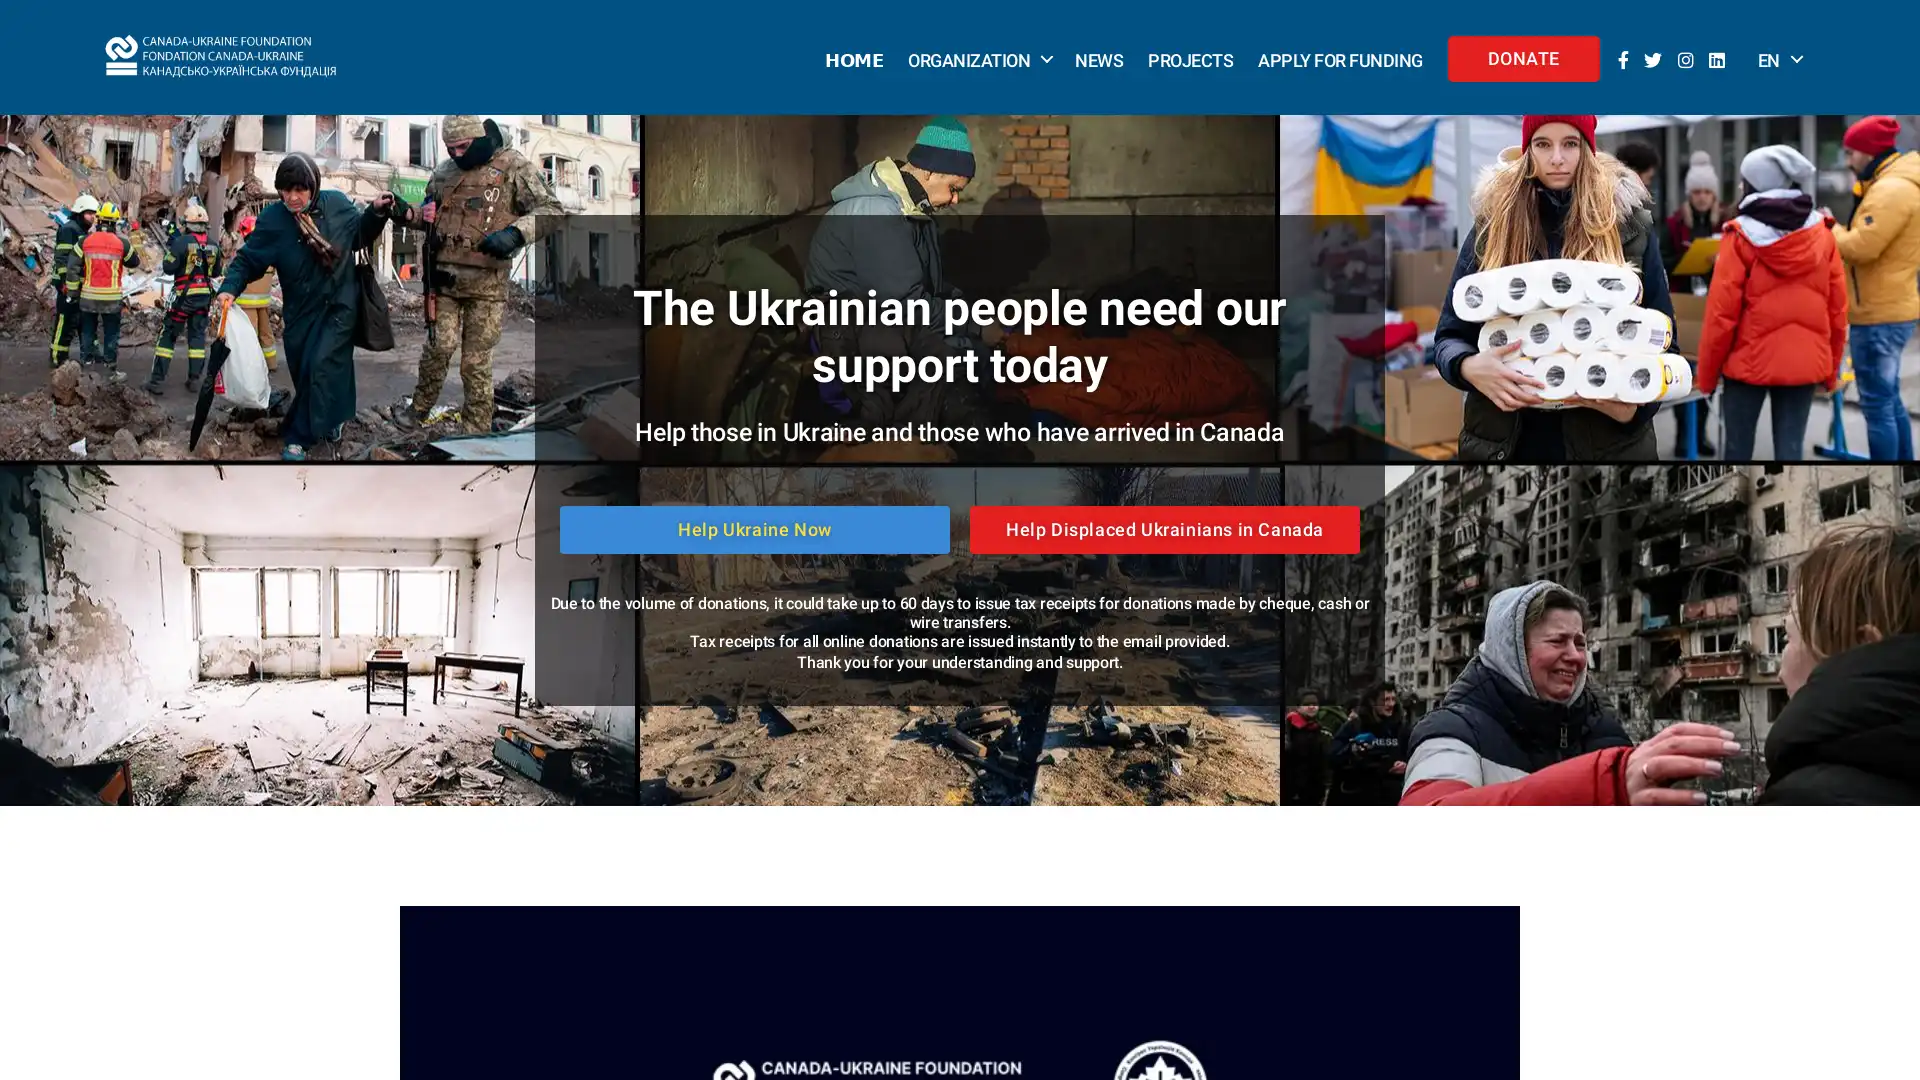  I want to click on Help Ukraine Now, so click(753, 528).